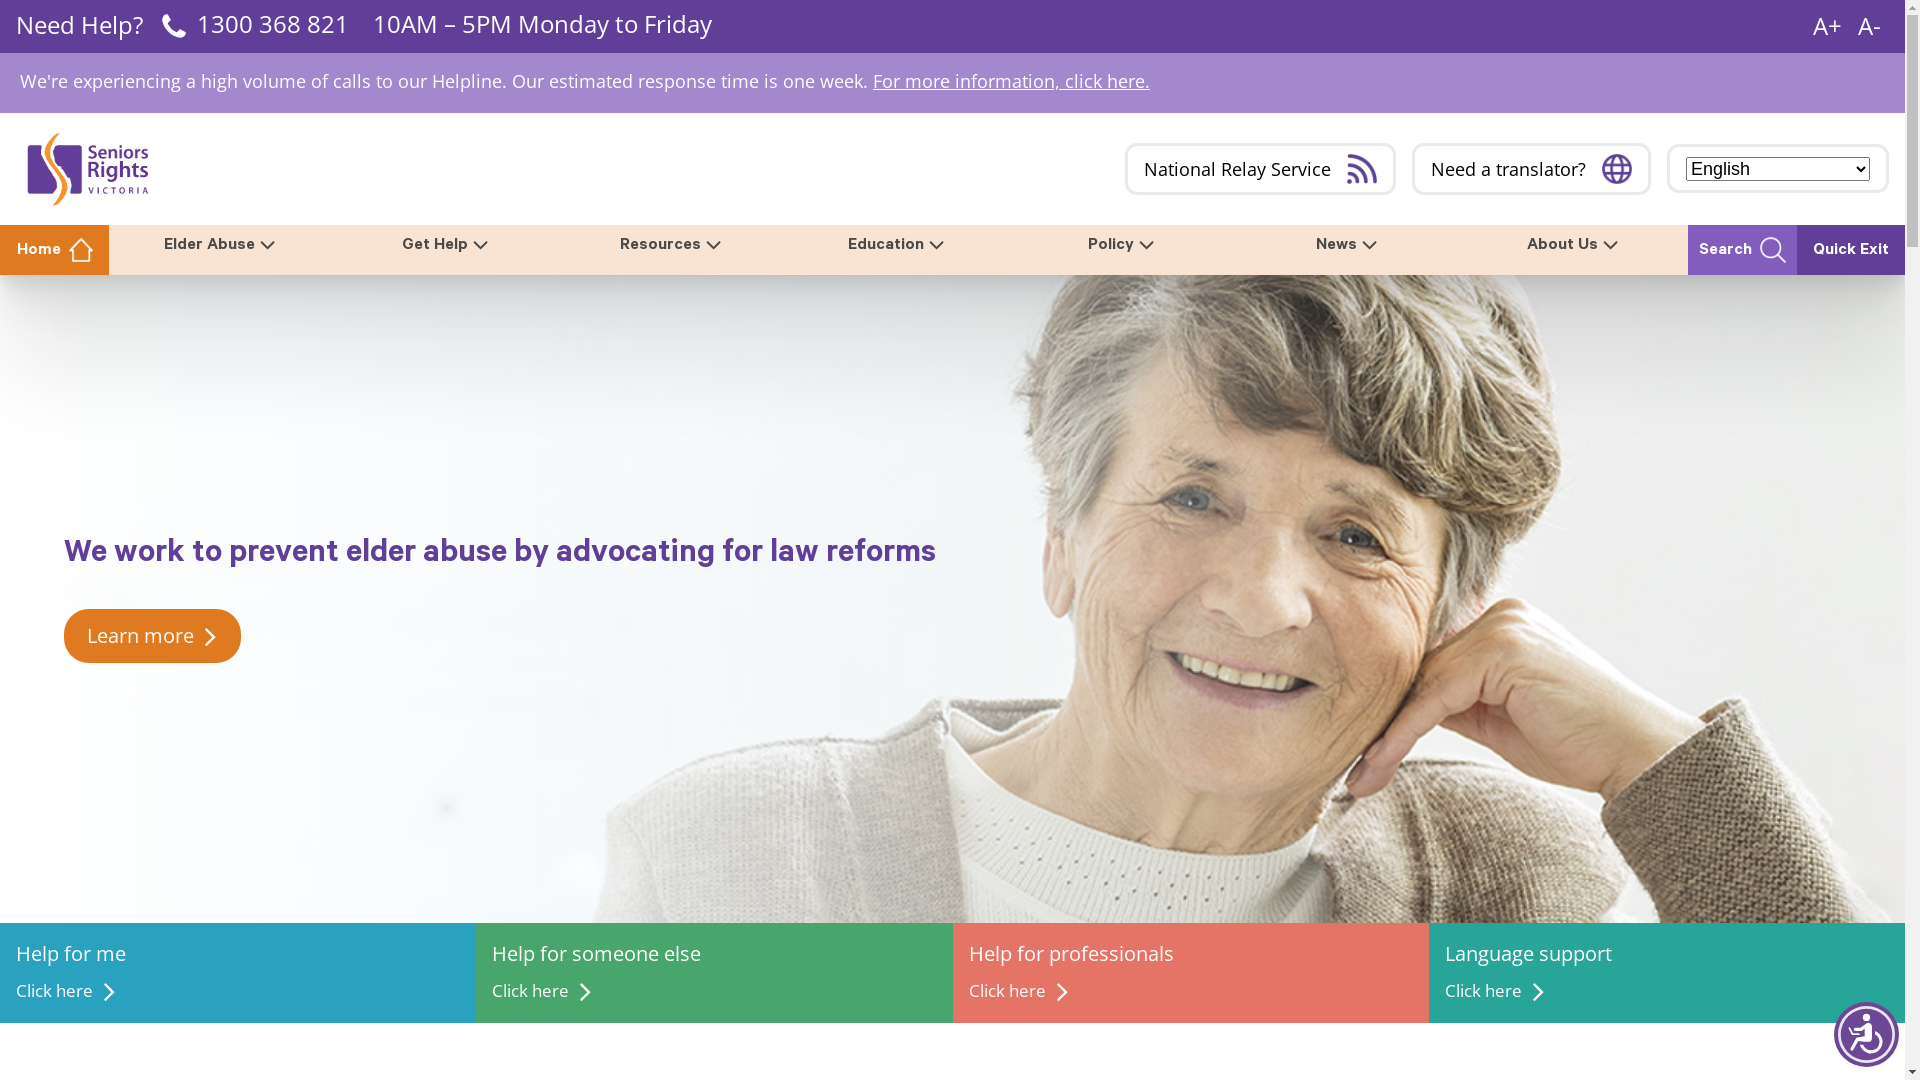  I want to click on 'Get Help', so click(446, 244).